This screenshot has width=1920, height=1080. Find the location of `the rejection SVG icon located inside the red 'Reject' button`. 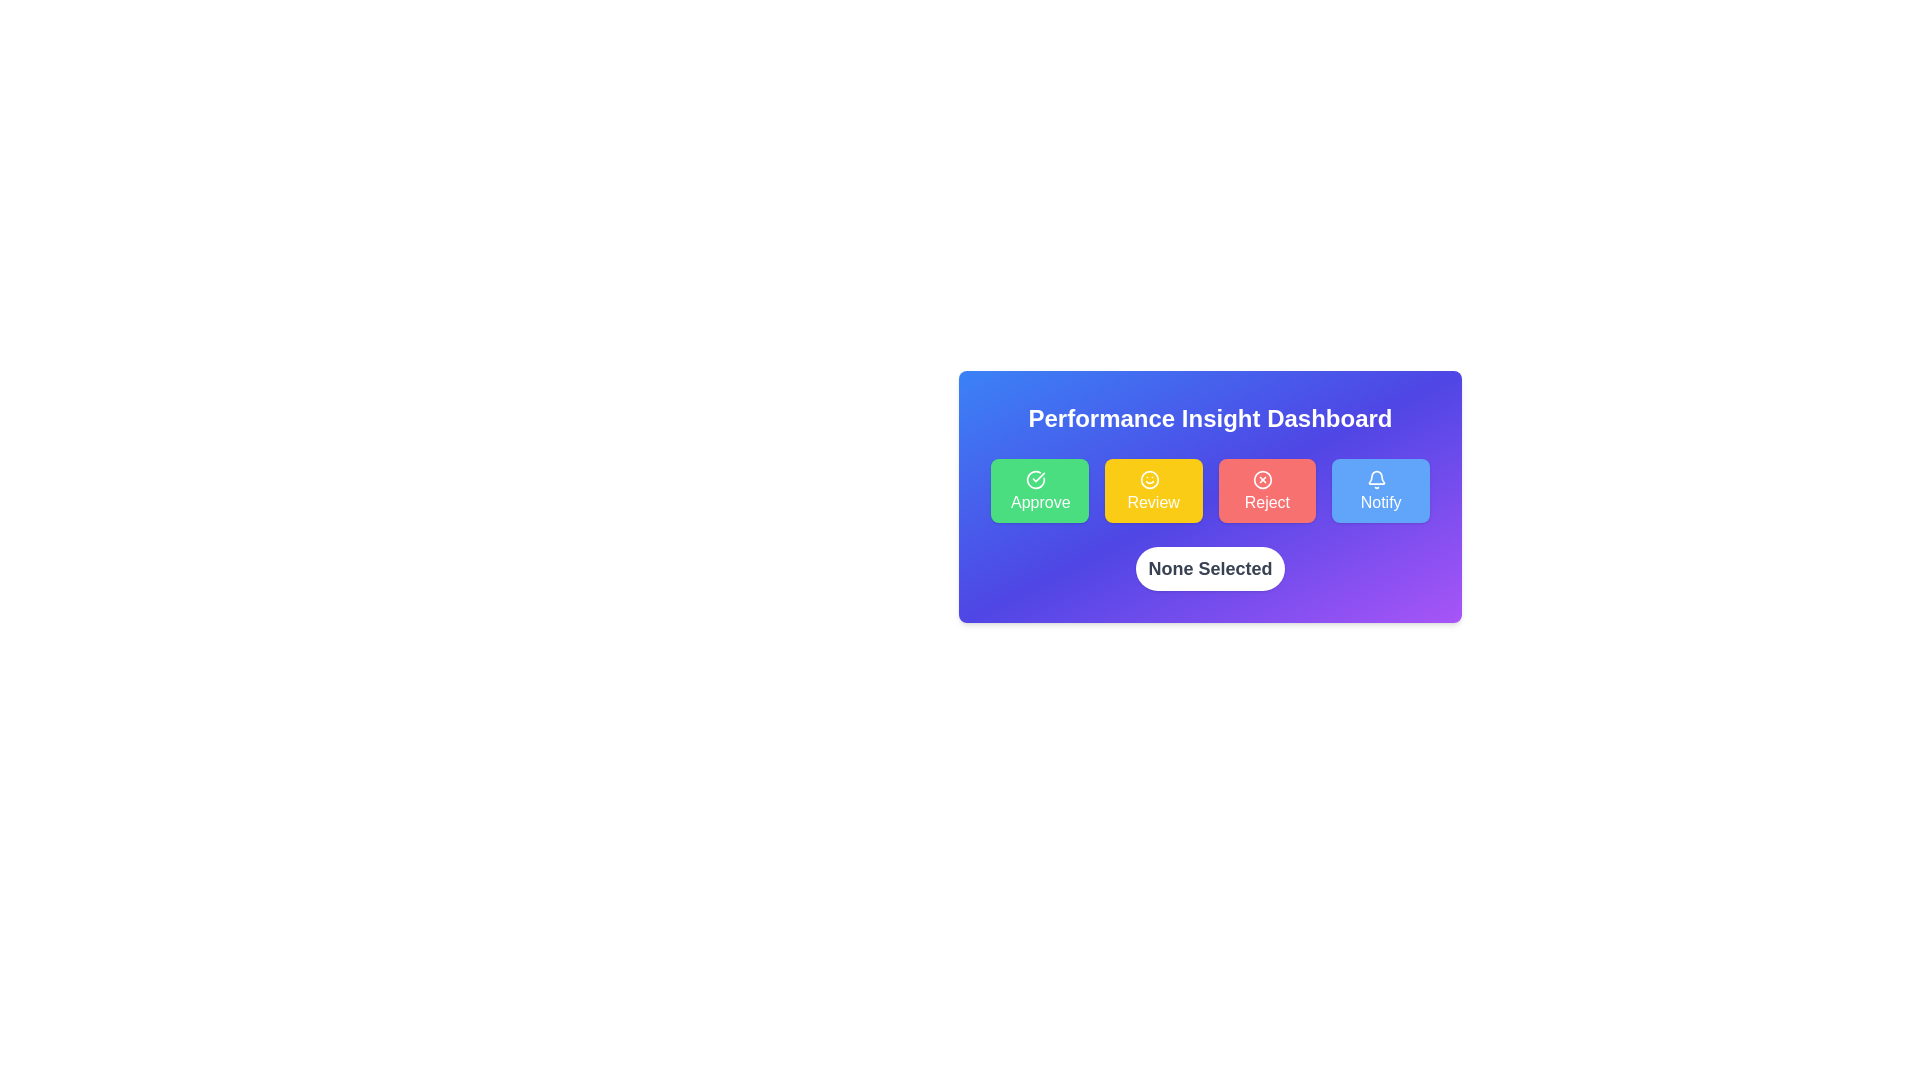

the rejection SVG icon located inside the red 'Reject' button is located at coordinates (1262, 479).